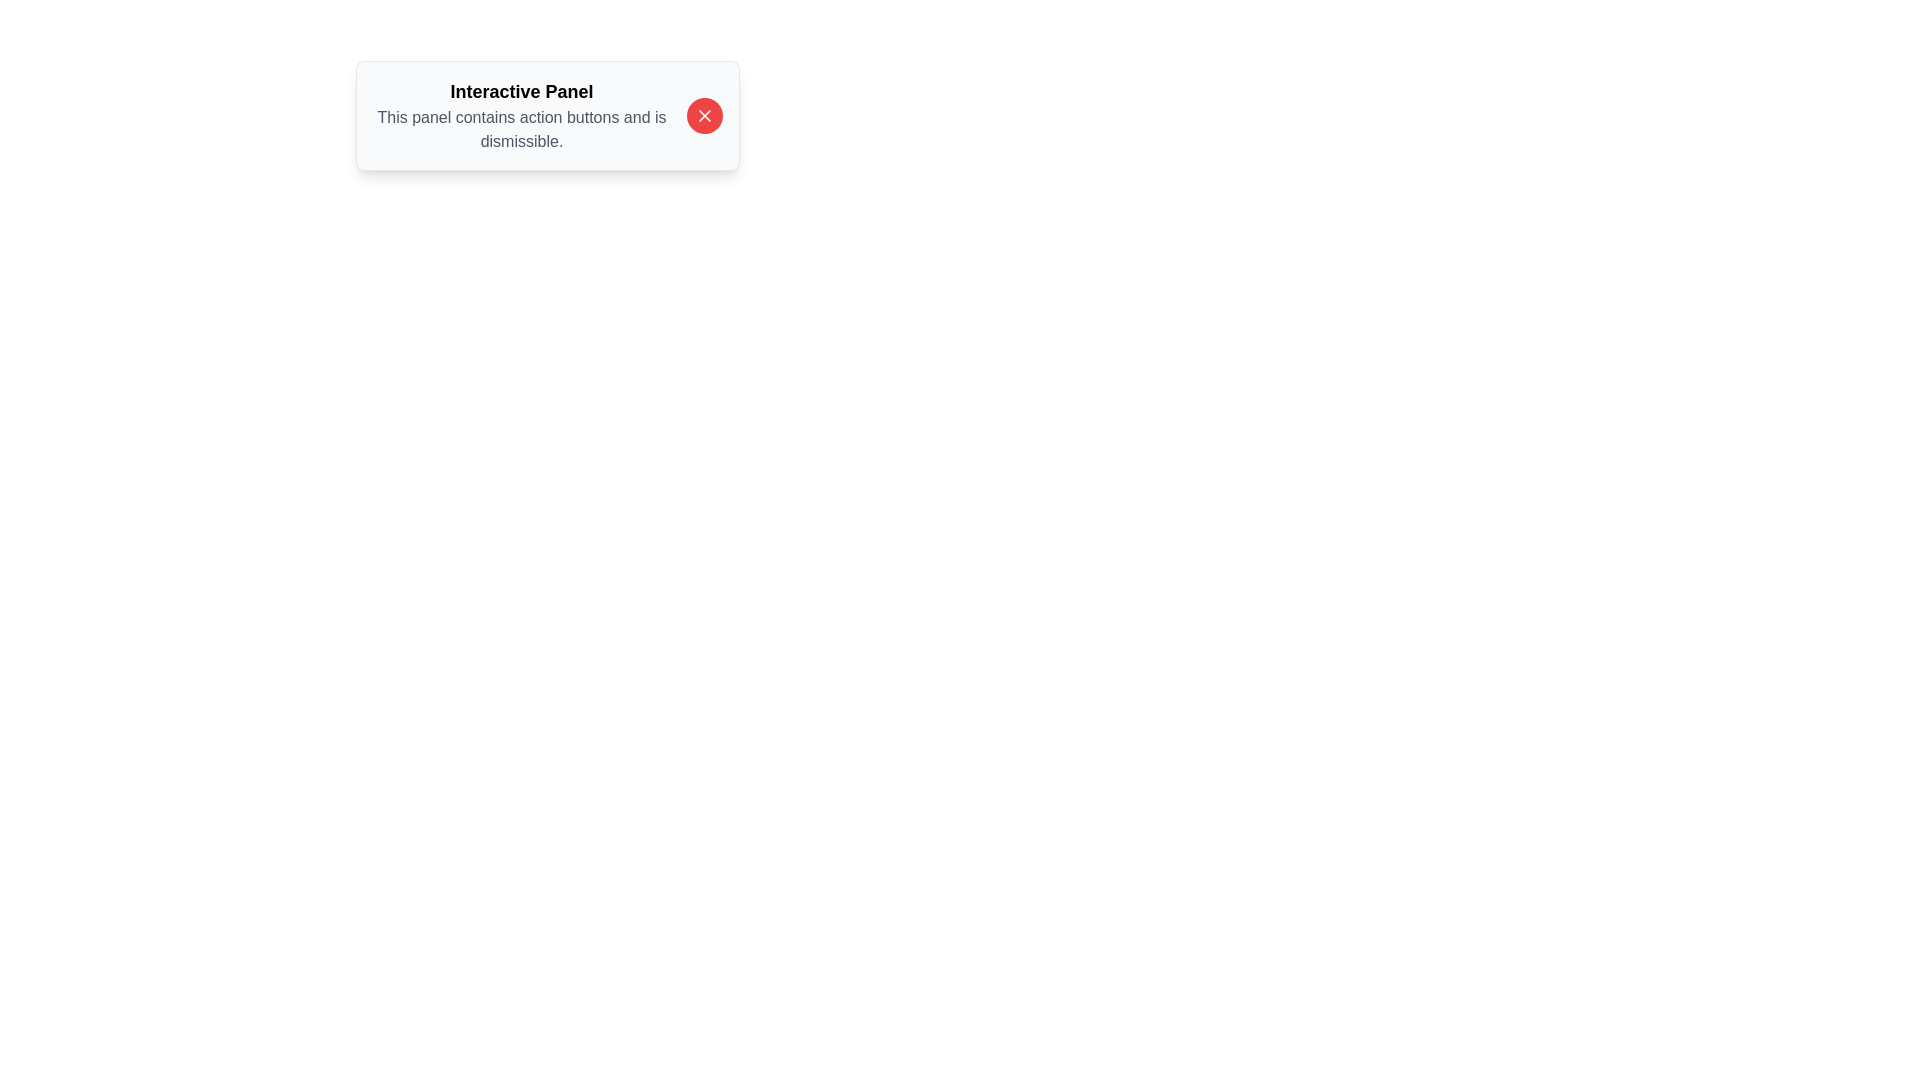 Image resolution: width=1920 pixels, height=1080 pixels. Describe the element at coordinates (705, 115) in the screenshot. I see `the circular red button icon located in the upper-right corner of the interactive panel` at that location.